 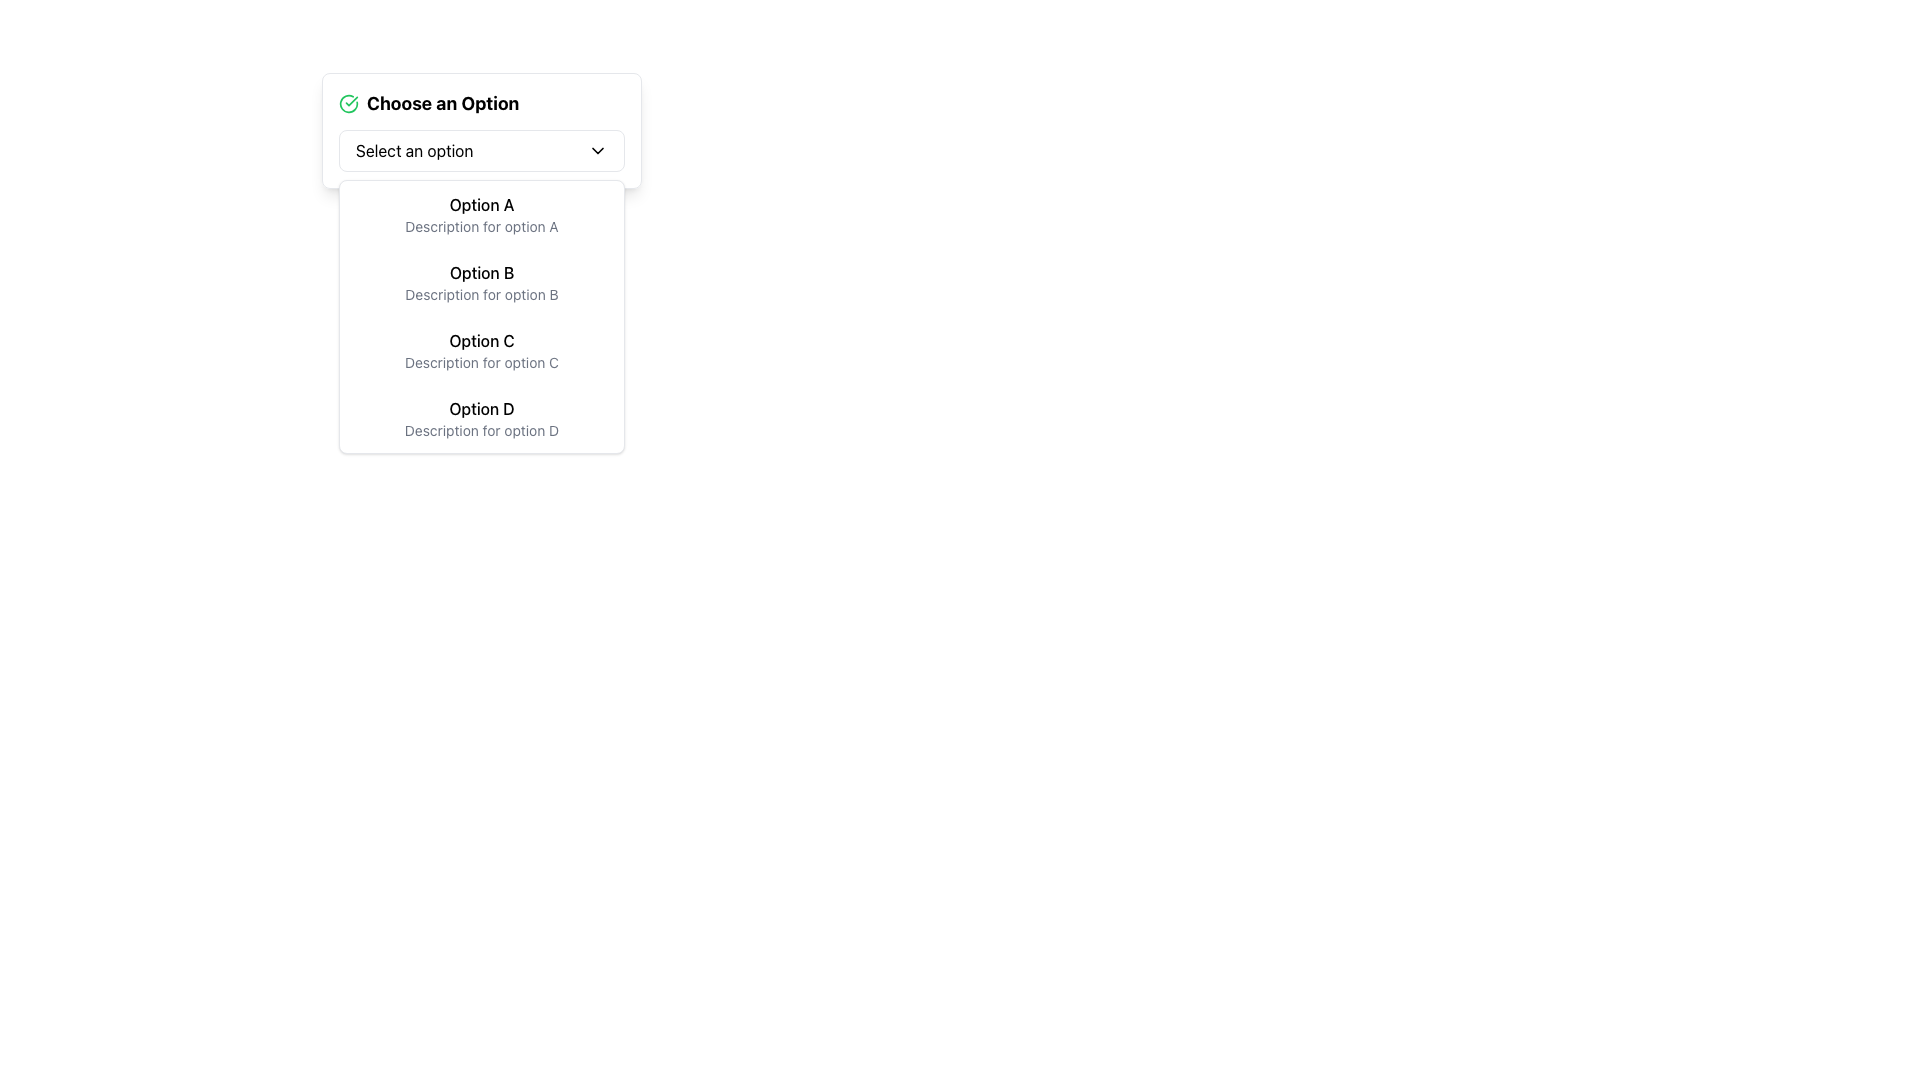 I want to click on the downward-pointing chevron icon next to the text 'Select an option', so click(x=597, y=149).